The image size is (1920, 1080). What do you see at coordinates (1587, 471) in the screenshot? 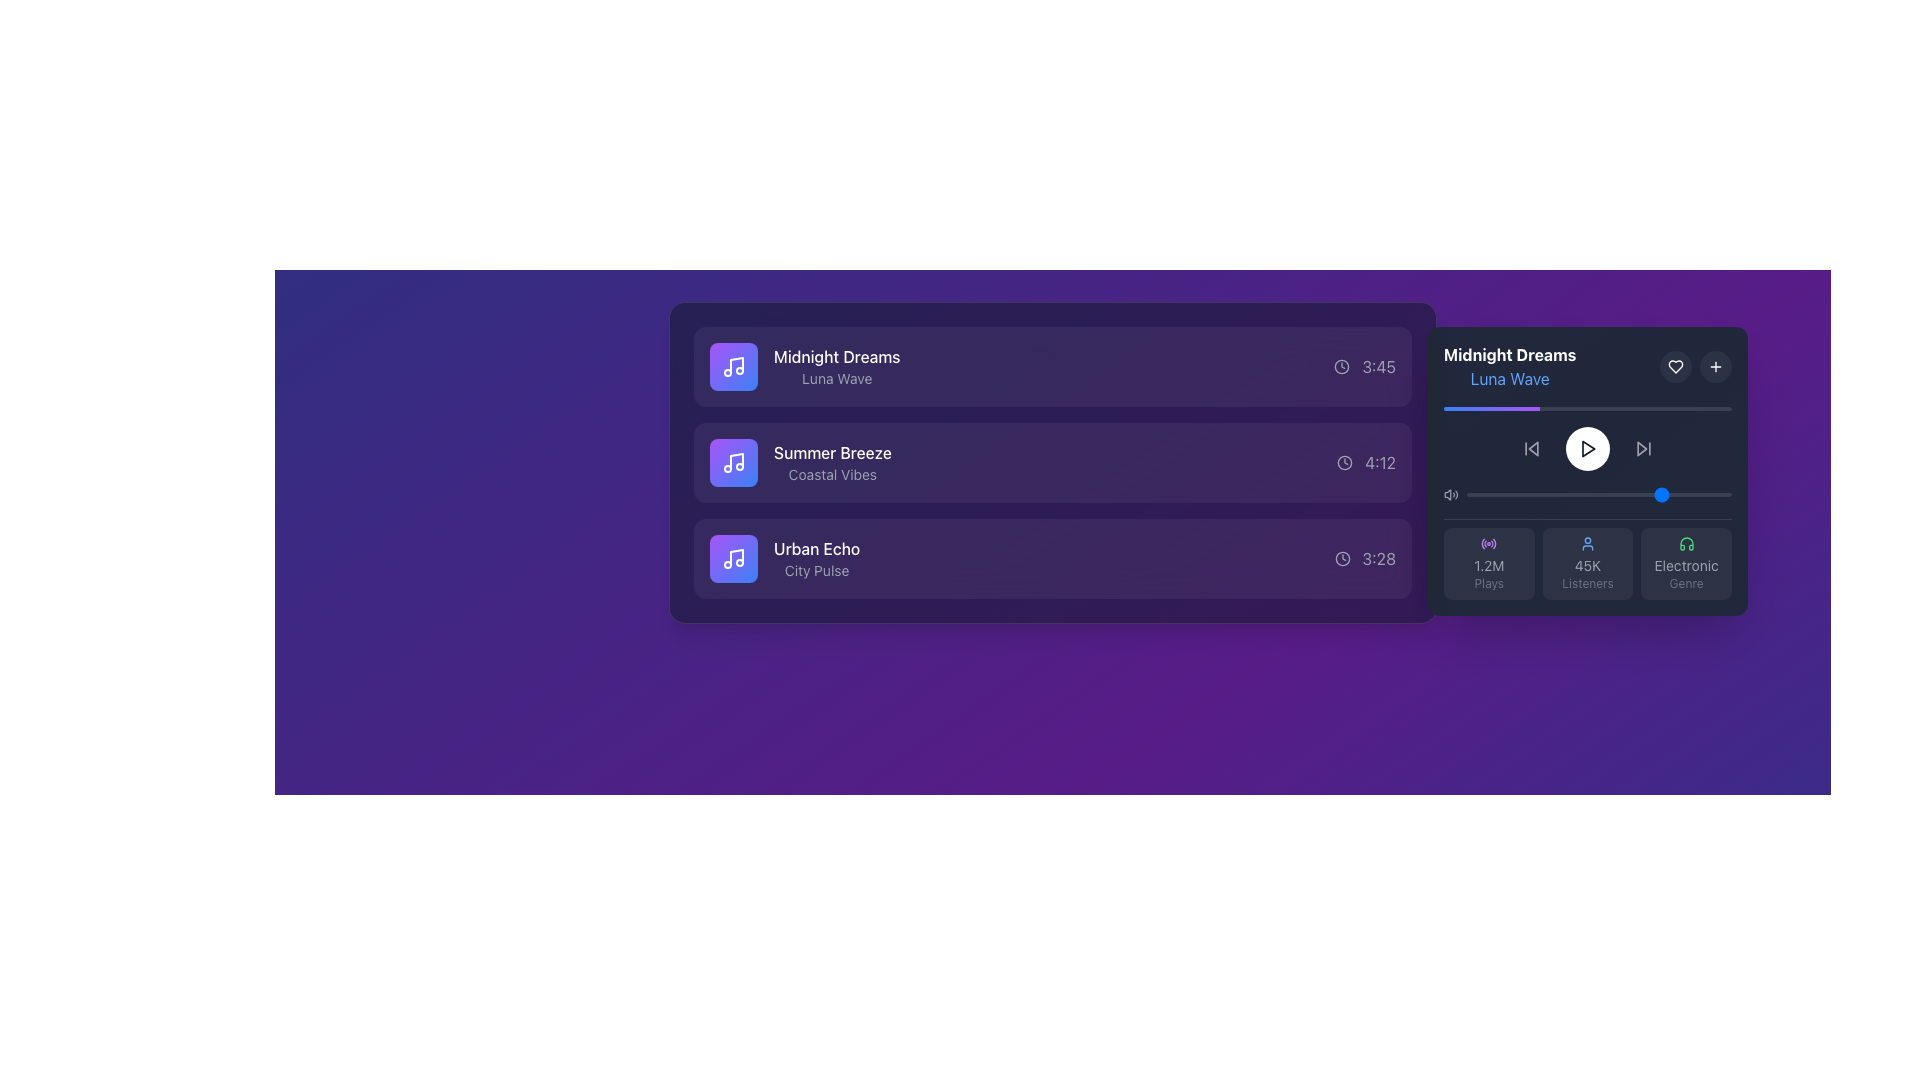
I see `the circular play button on the widget displaying the song 'Midnight Dreams' by 'Luna Wave' to play the song` at bounding box center [1587, 471].